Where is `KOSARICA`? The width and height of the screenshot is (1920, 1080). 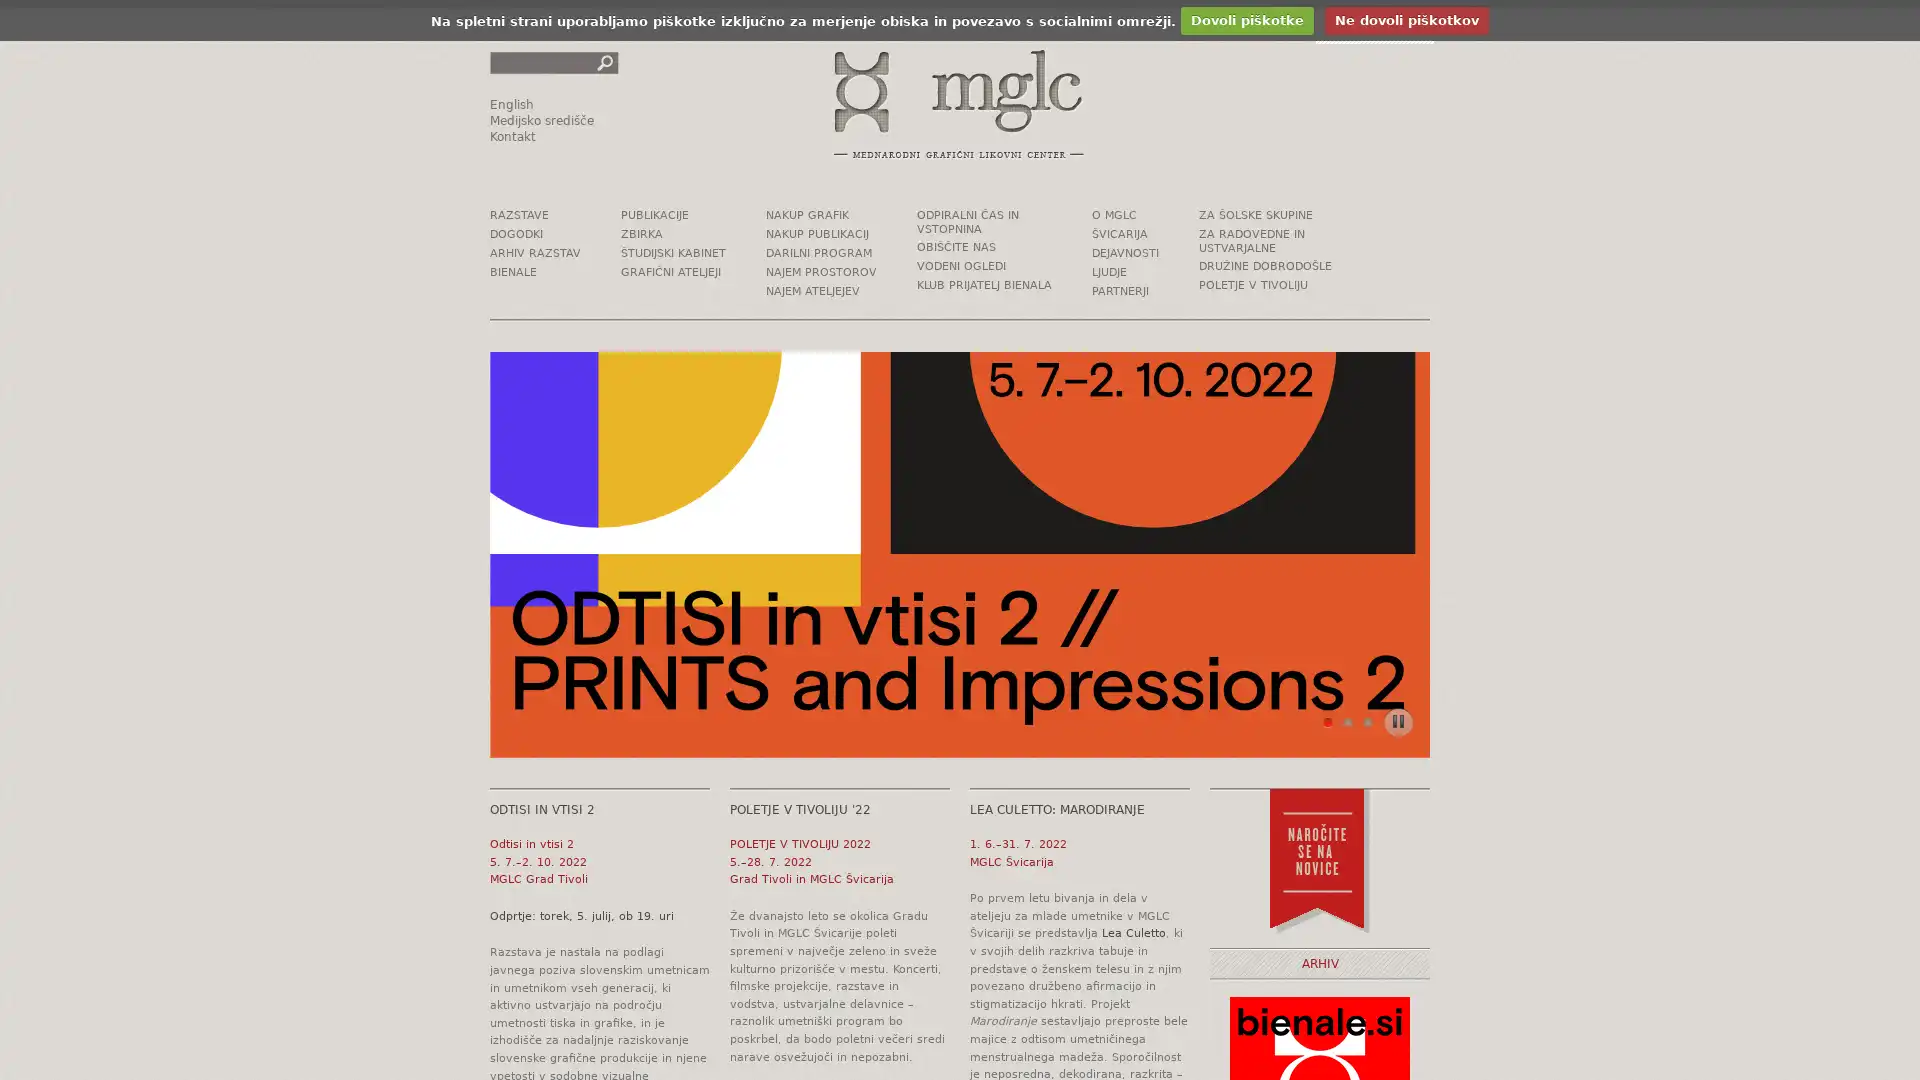 KOSARICA is located at coordinates (1373, 26).